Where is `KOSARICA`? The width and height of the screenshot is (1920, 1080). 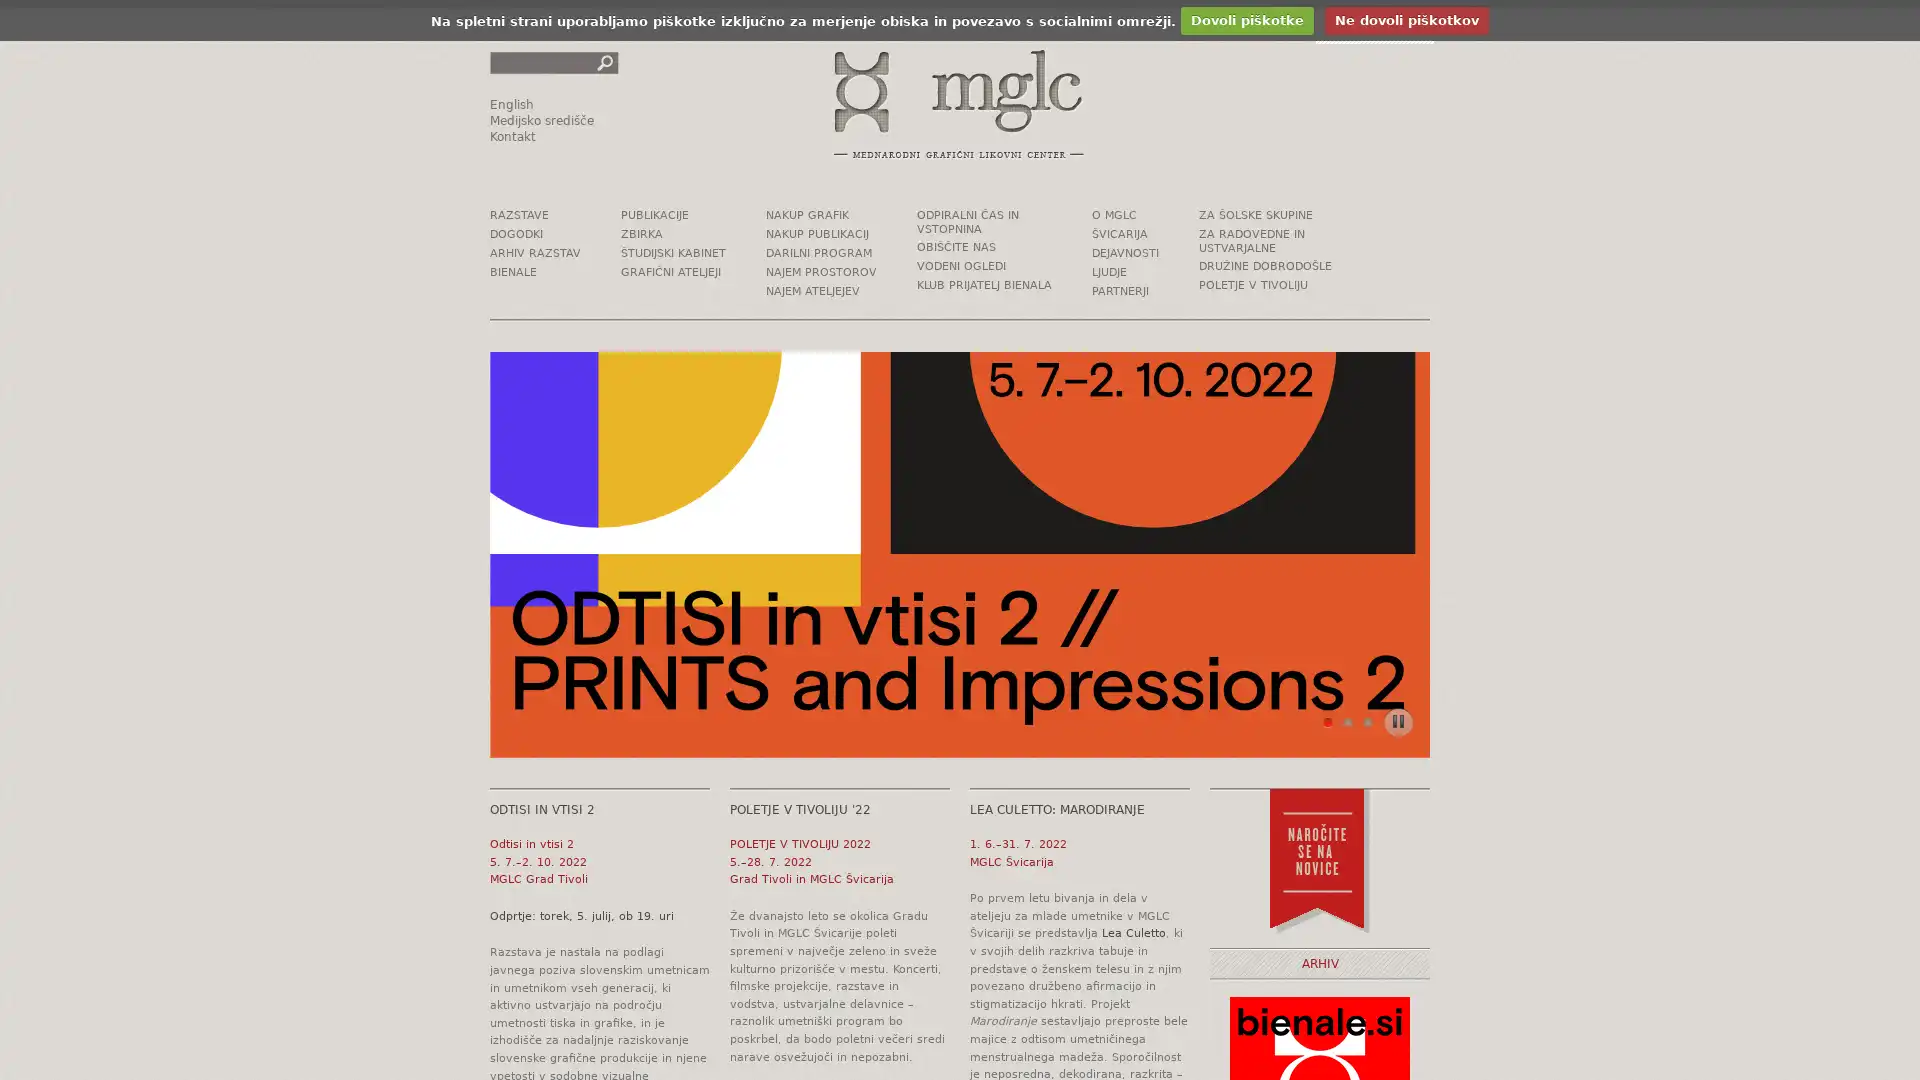 KOSARICA is located at coordinates (1373, 26).